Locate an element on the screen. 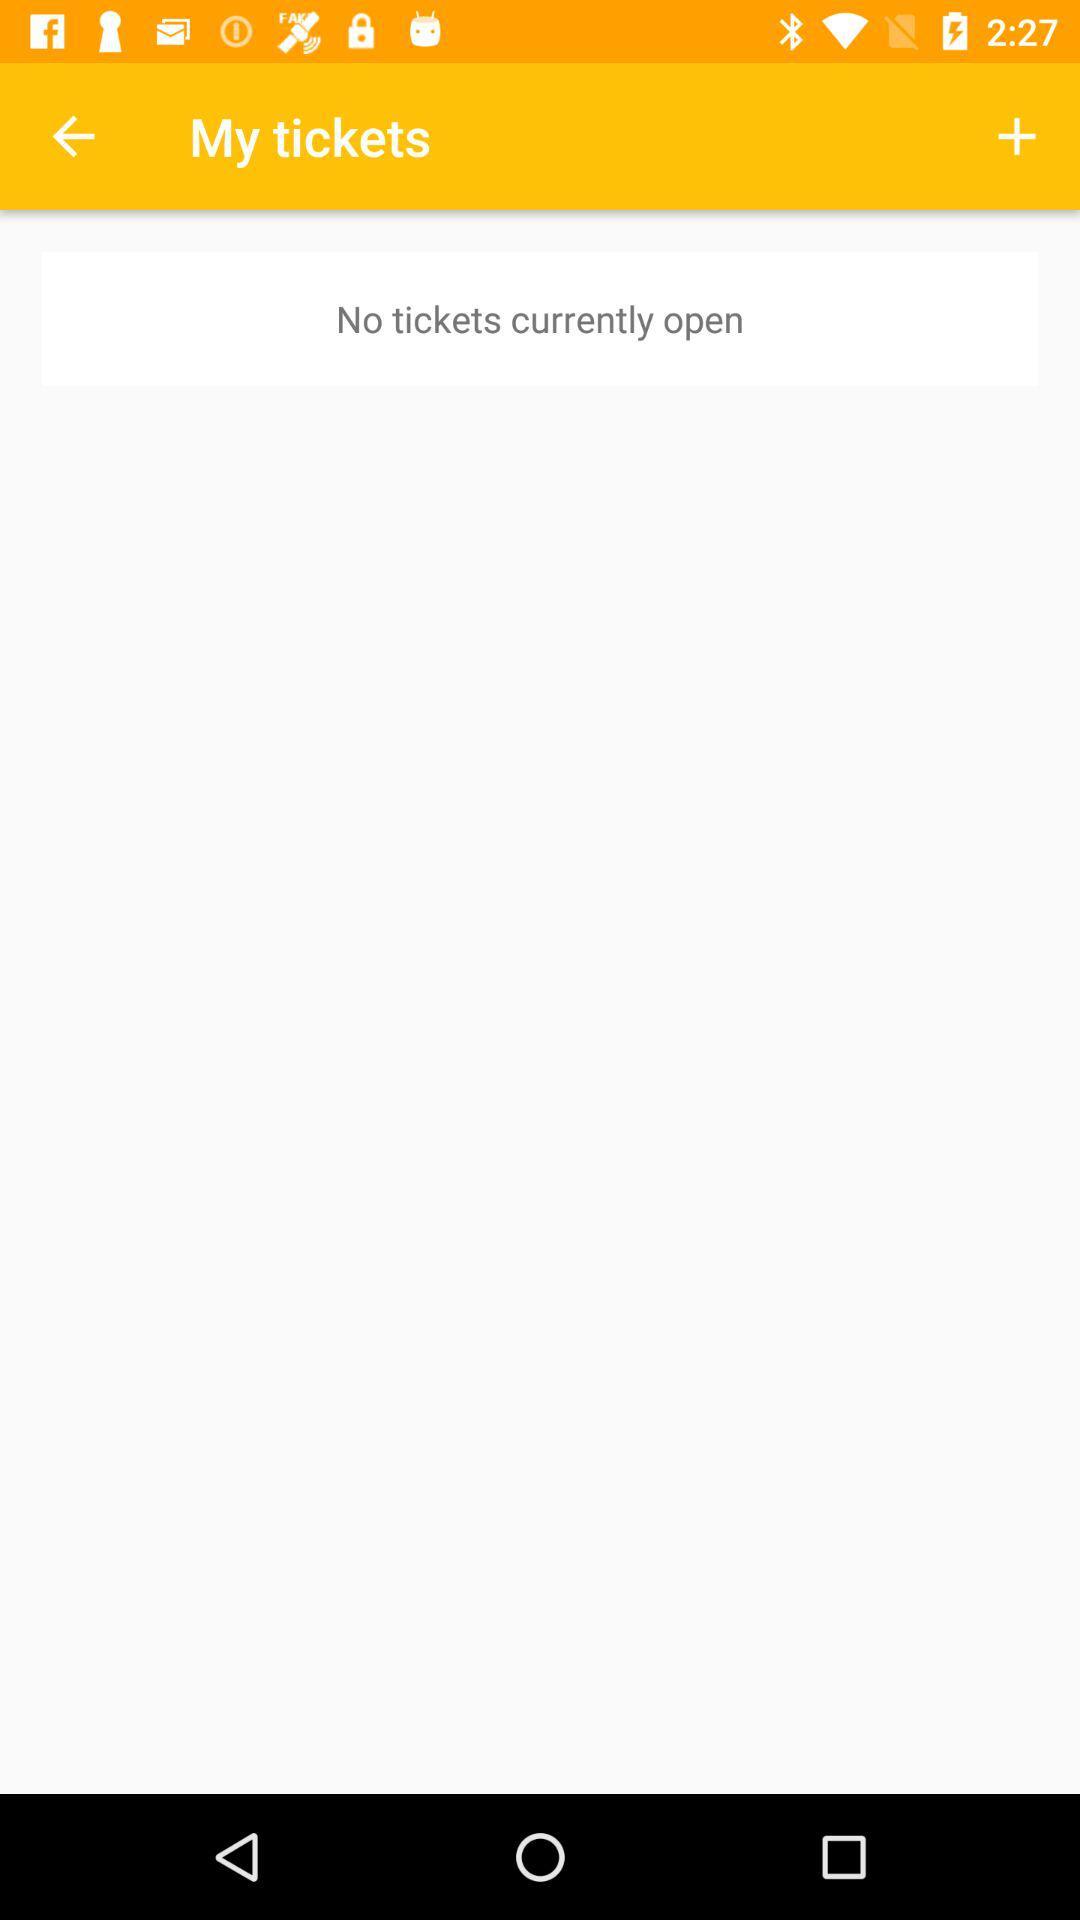  item to the right of the my tickets item is located at coordinates (1017, 135).